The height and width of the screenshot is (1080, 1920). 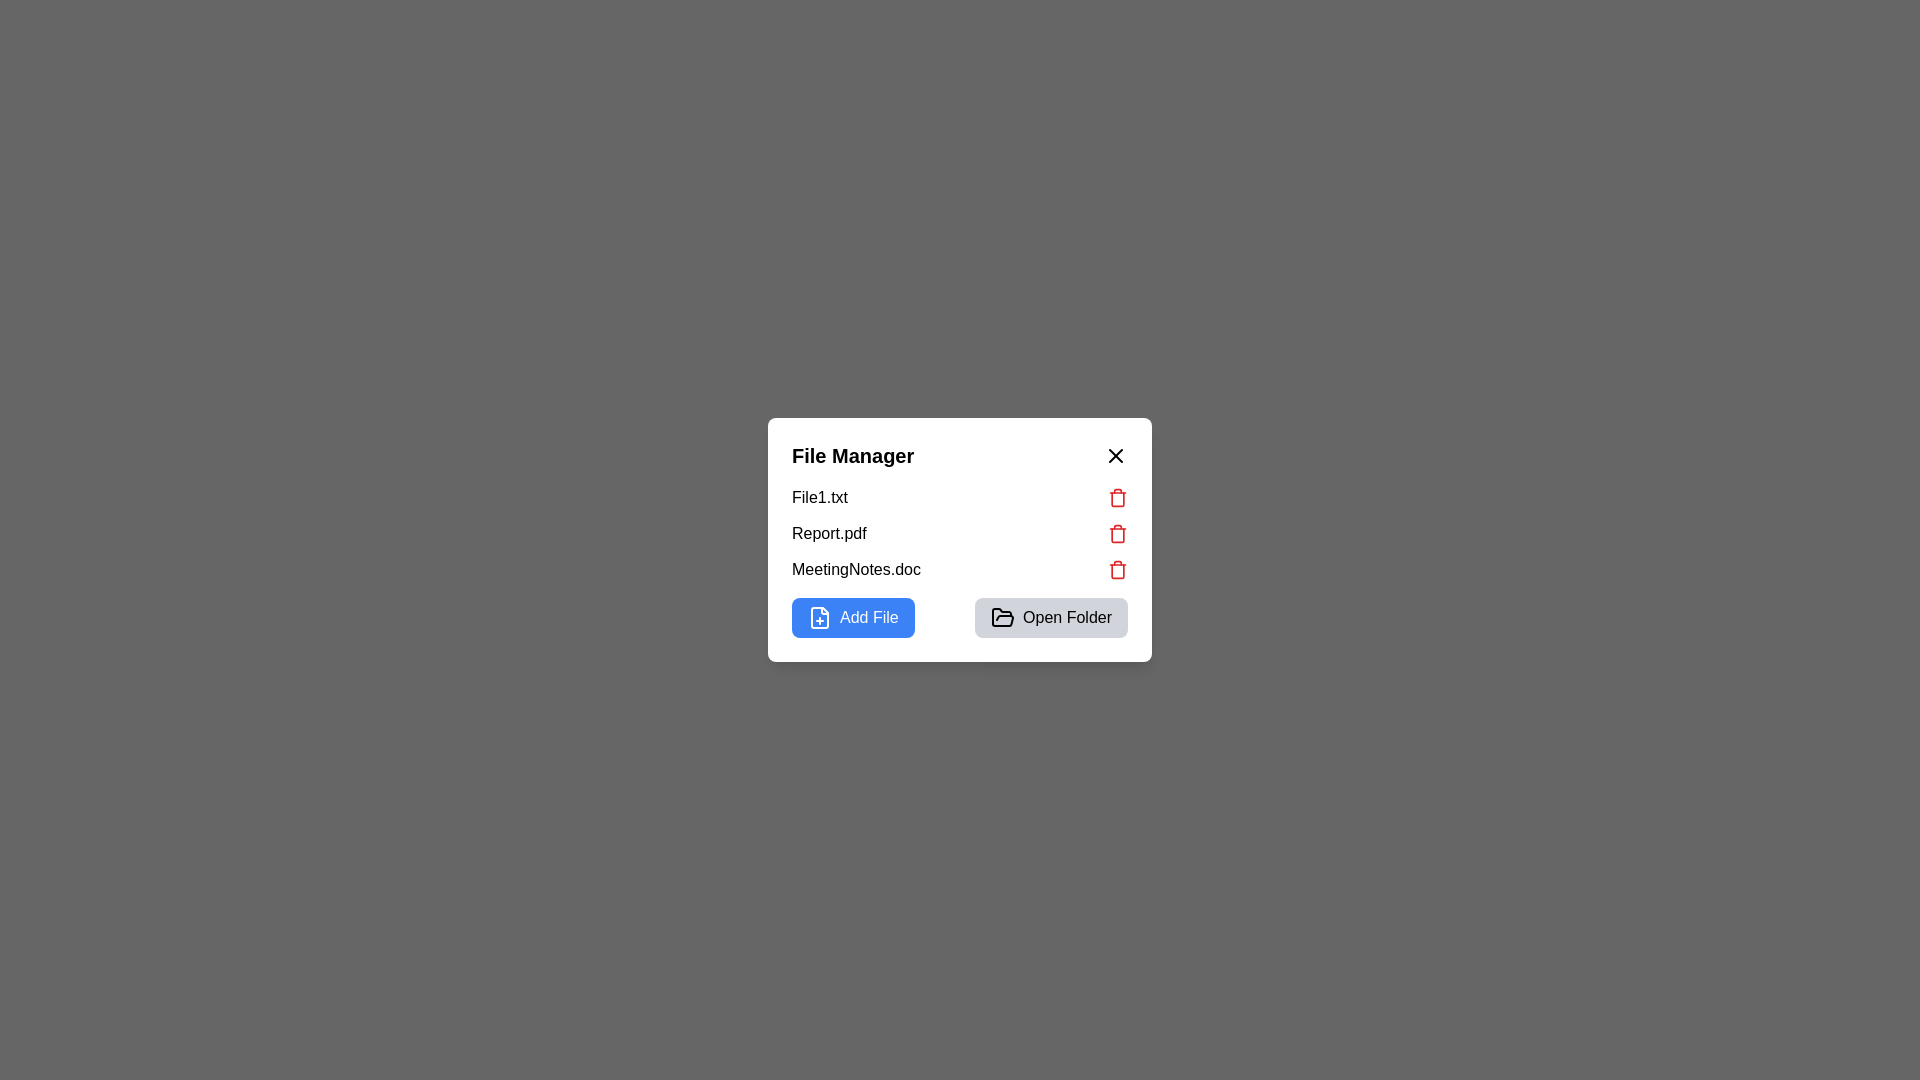 What do you see at coordinates (820, 616) in the screenshot?
I see `the 'Add File' icon within the button` at bounding box center [820, 616].